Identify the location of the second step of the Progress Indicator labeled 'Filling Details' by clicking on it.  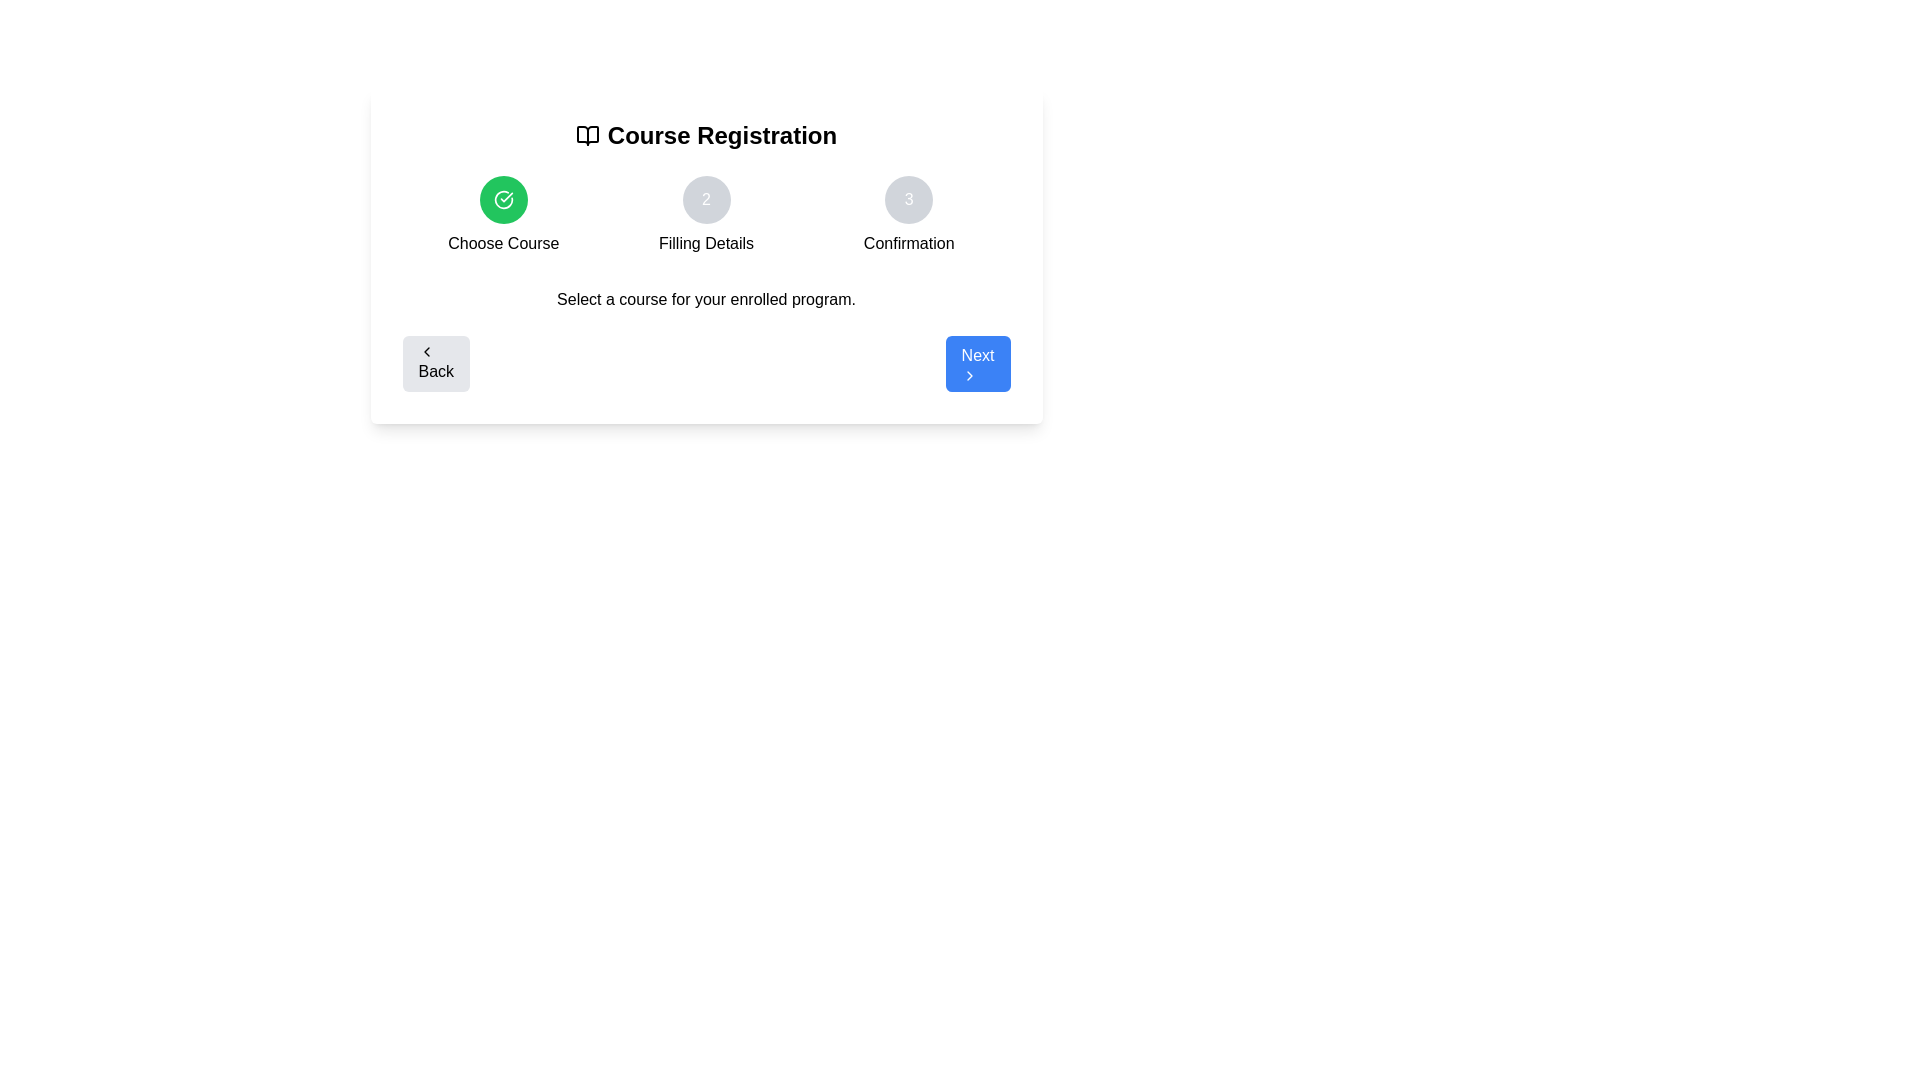
(706, 216).